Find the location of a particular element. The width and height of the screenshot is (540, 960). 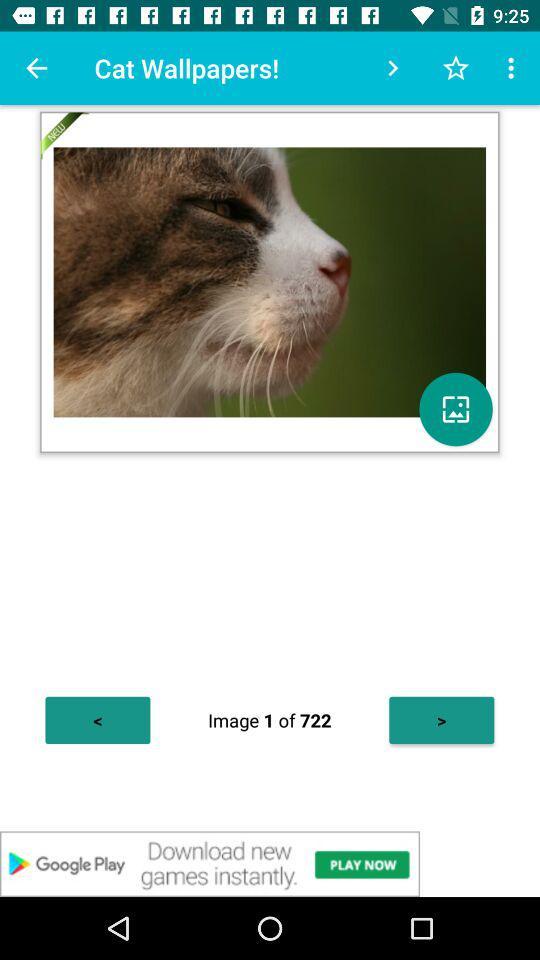

the wallpaper icon is located at coordinates (455, 408).